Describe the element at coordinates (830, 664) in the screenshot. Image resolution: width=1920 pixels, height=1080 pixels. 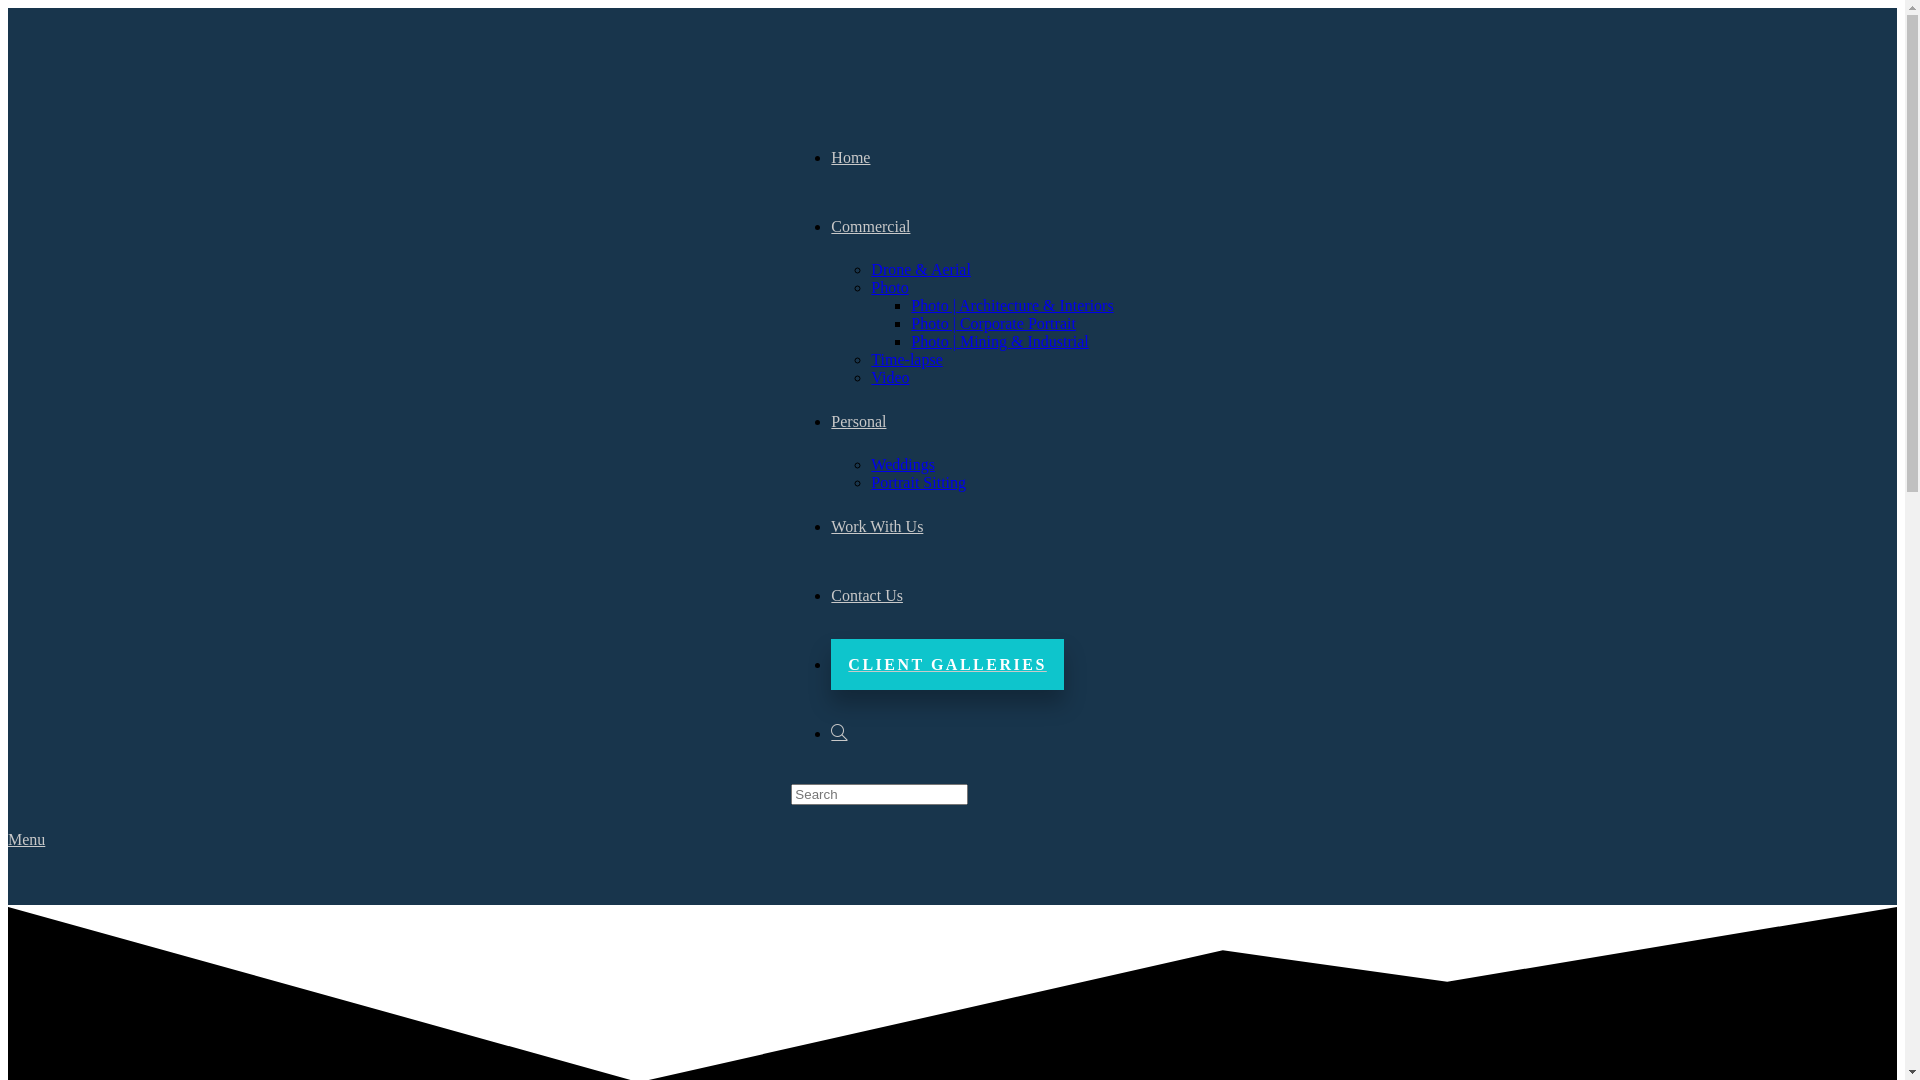
I see `'CLIENT GALLERIES'` at that location.